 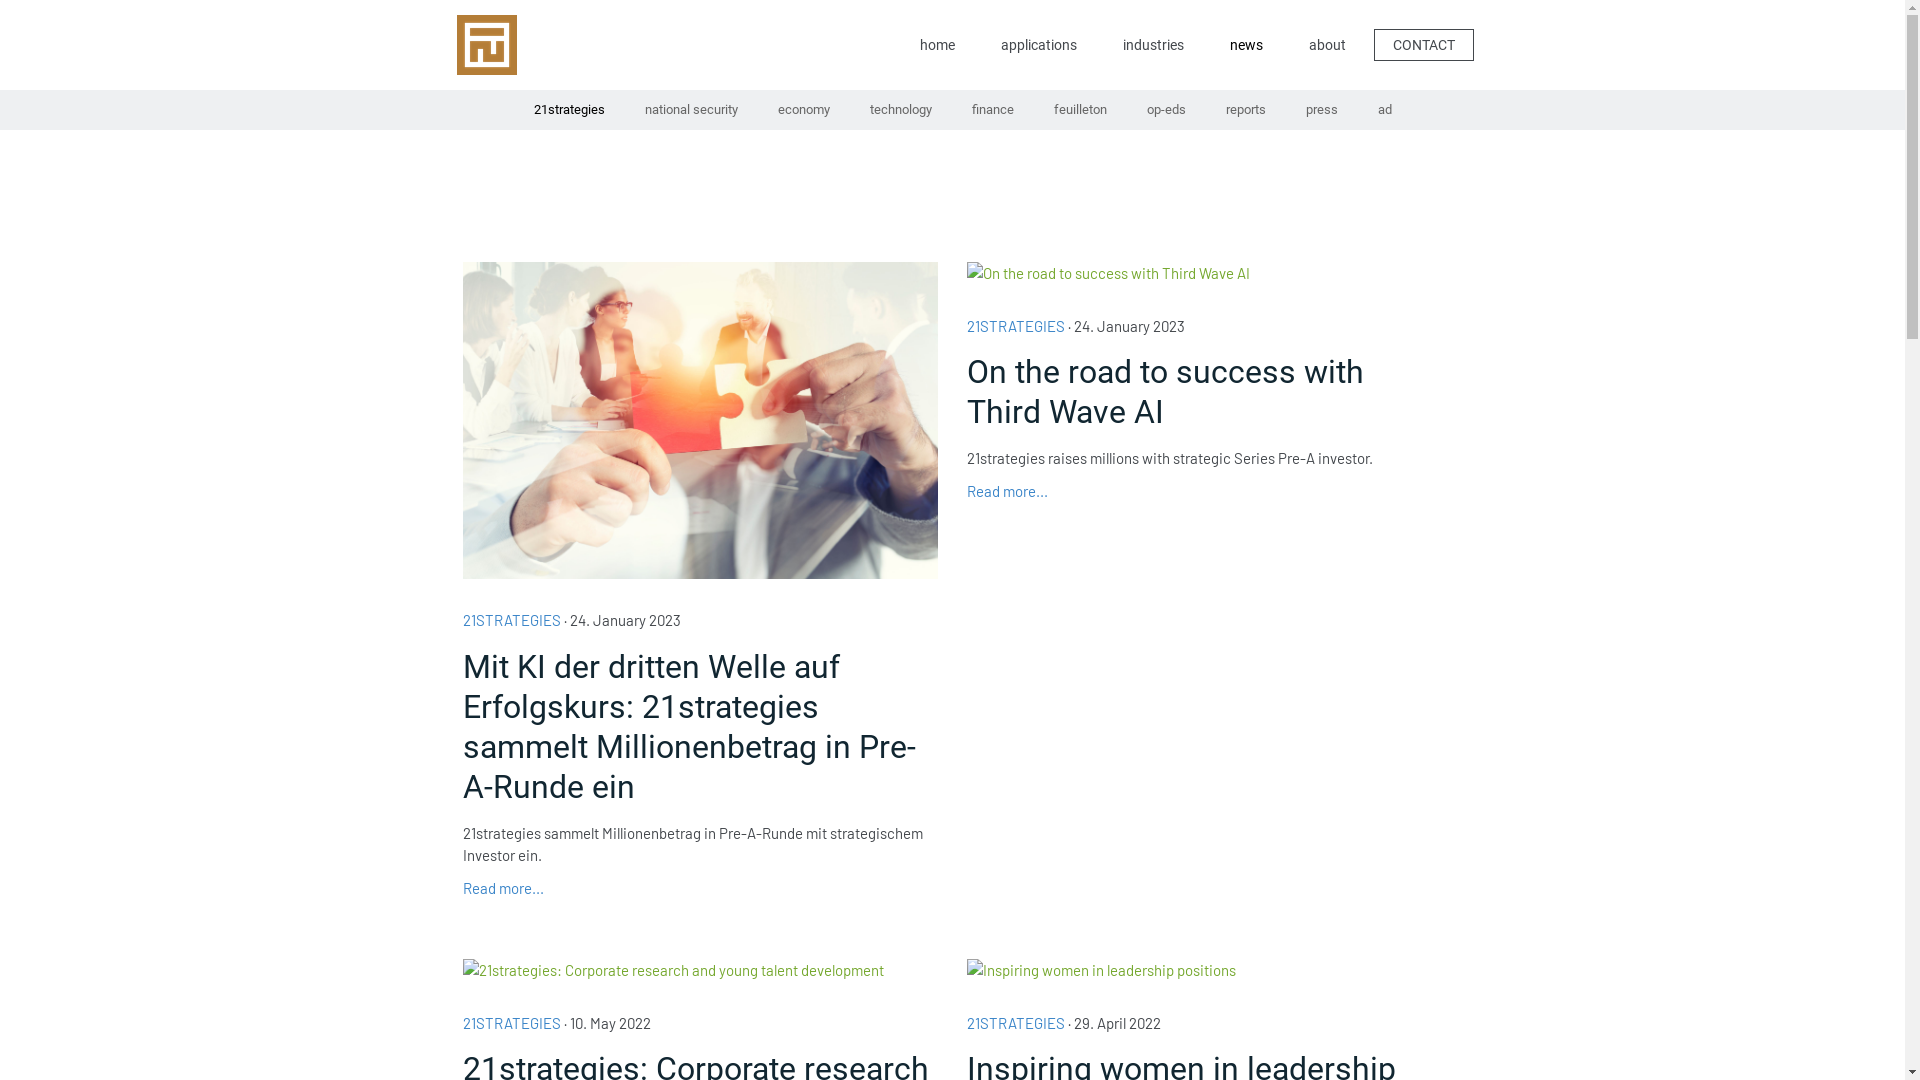 What do you see at coordinates (993, 110) in the screenshot?
I see `'finance'` at bounding box center [993, 110].